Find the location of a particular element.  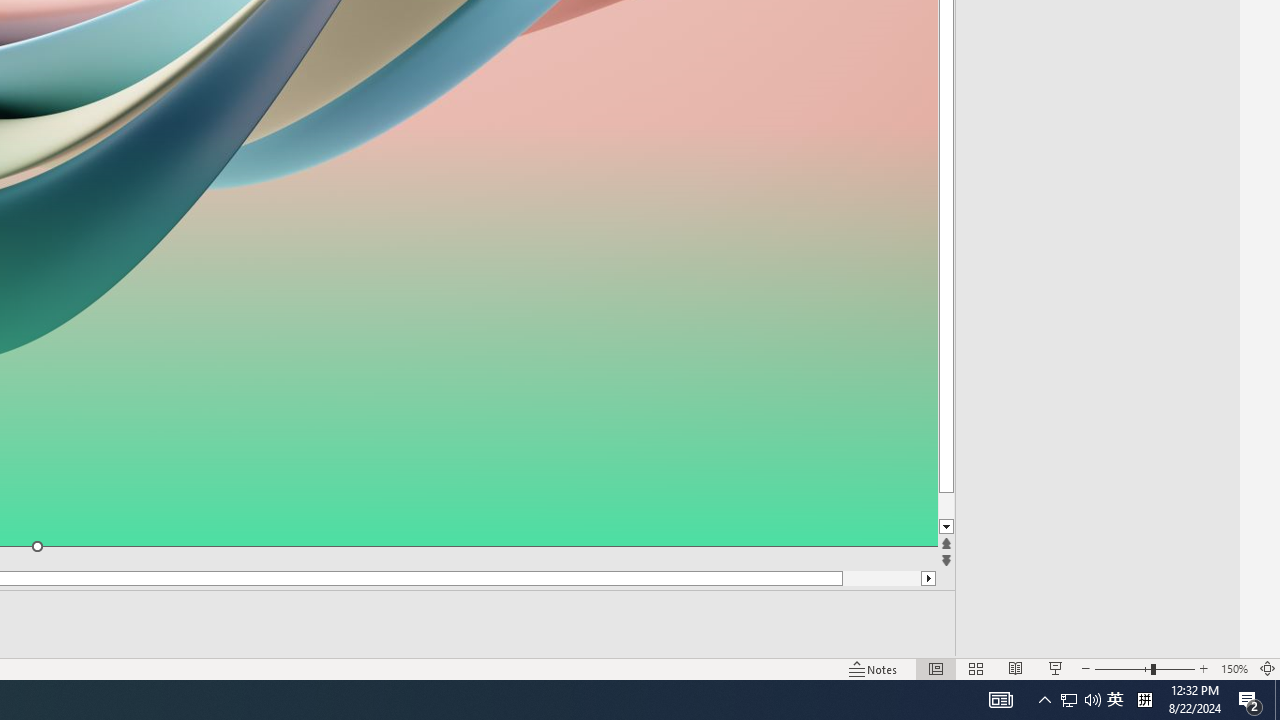

'Zoom to Fit ' is located at coordinates (1266, 669).